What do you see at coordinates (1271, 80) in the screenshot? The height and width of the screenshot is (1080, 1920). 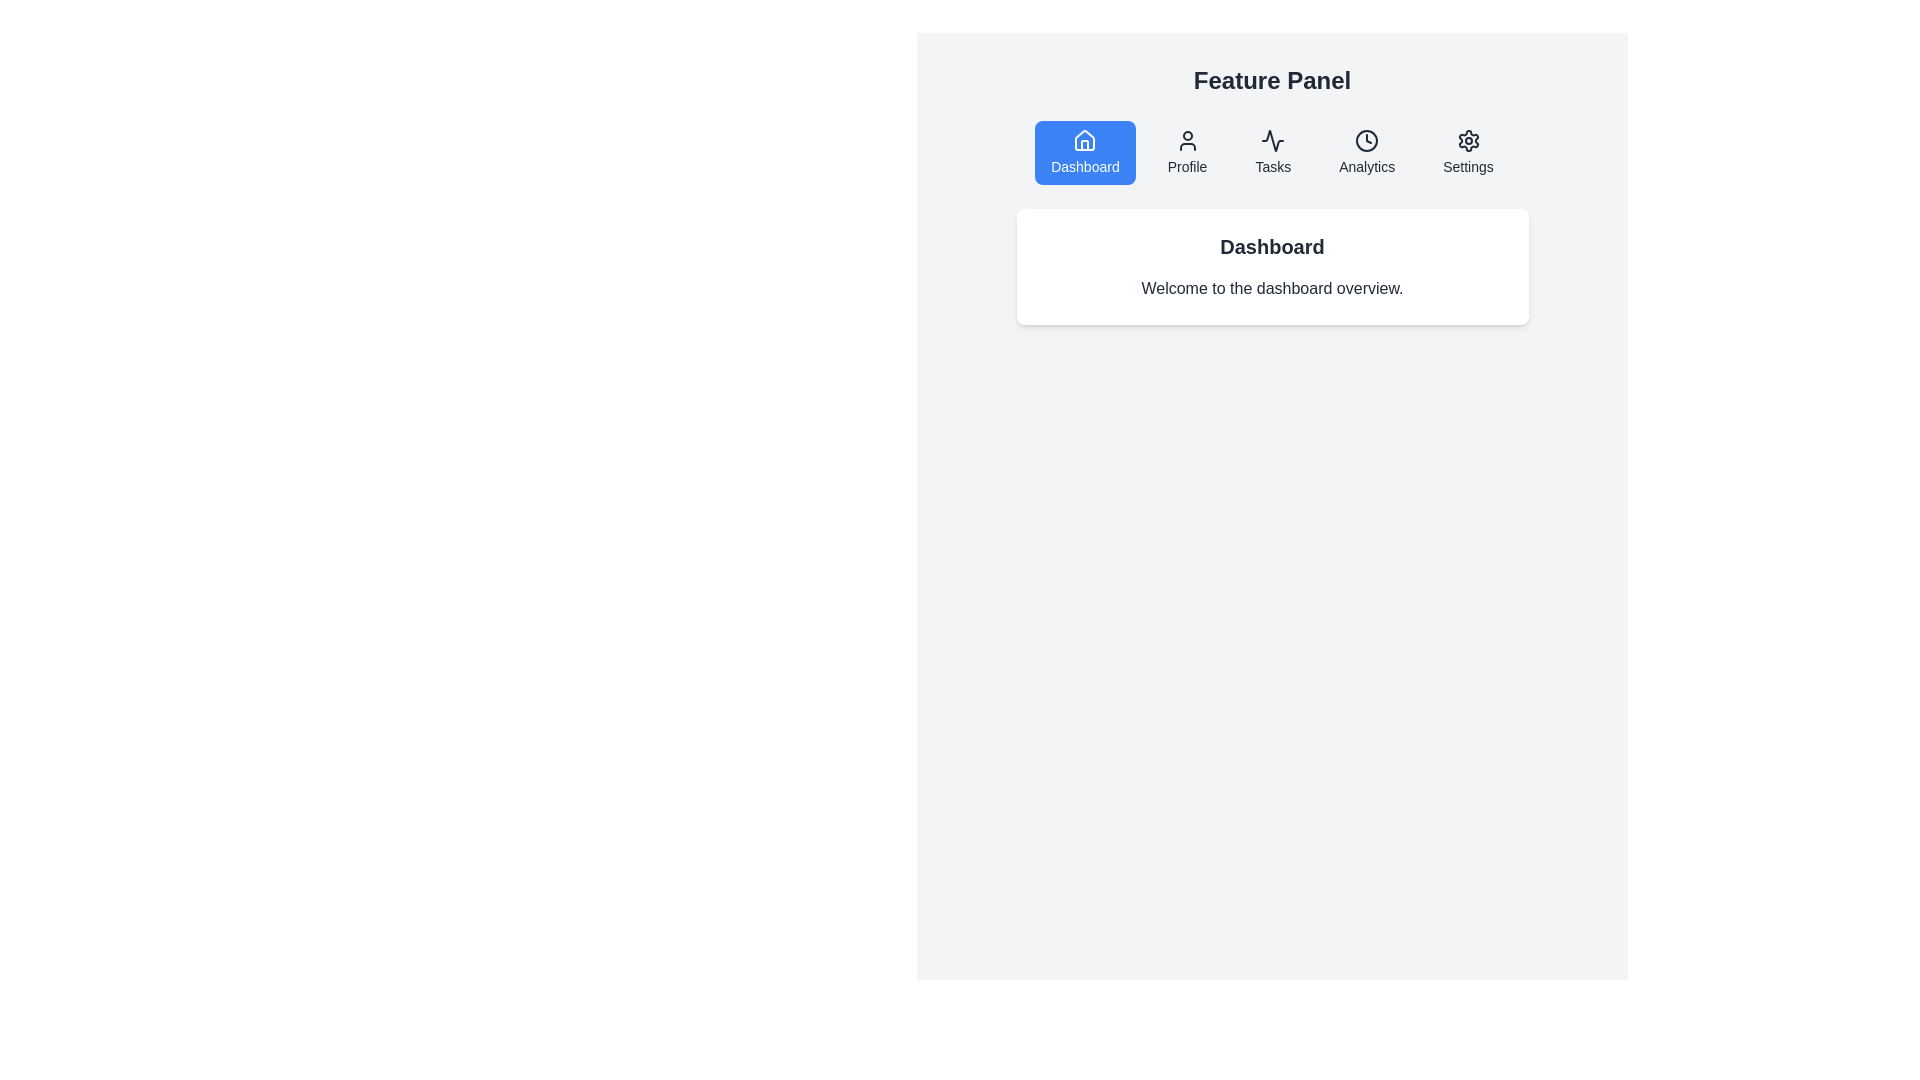 I see `text of the heading element that indicates the user is viewing the 'Feature Panel', positioned at the top center of the interface above the navigation bar` at bounding box center [1271, 80].